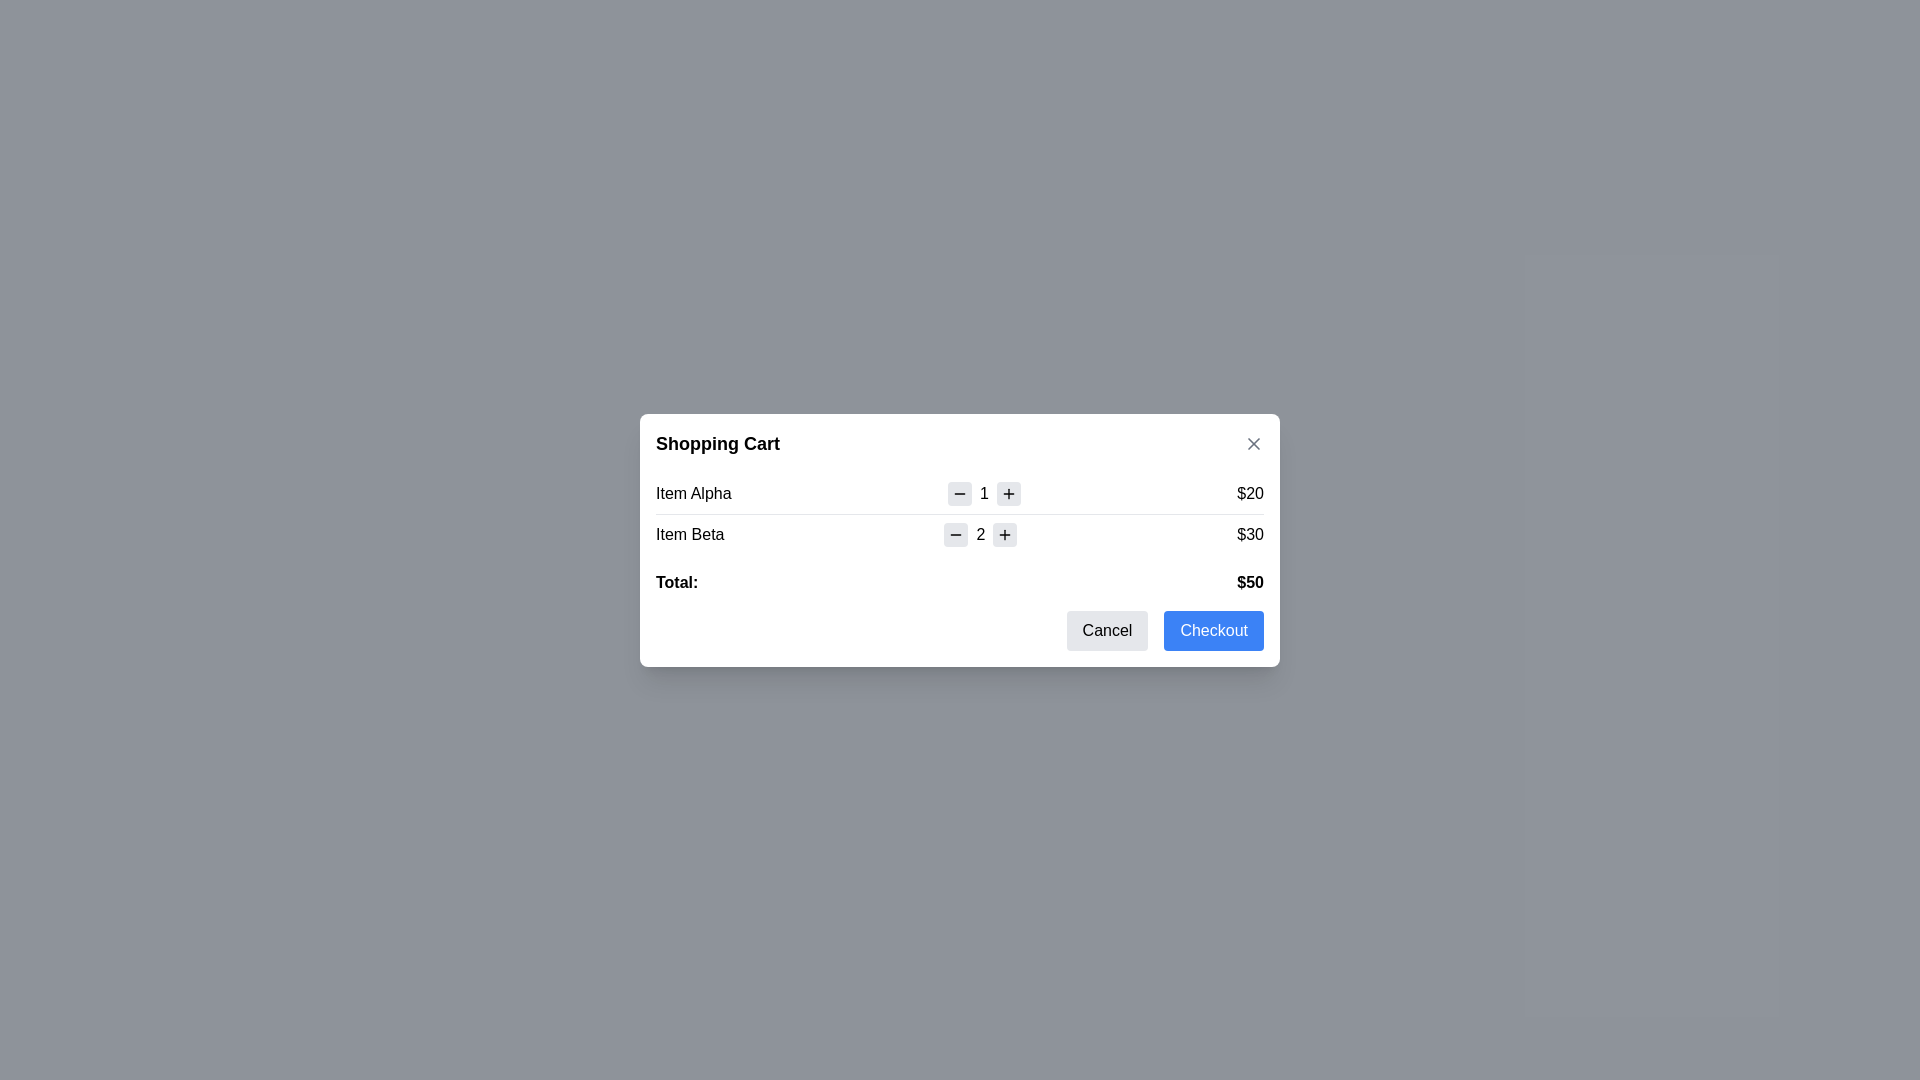 The image size is (1920, 1080). I want to click on the close button icon located in the top-right corner of the 'Shopping Cart' modal window, so click(1252, 442).